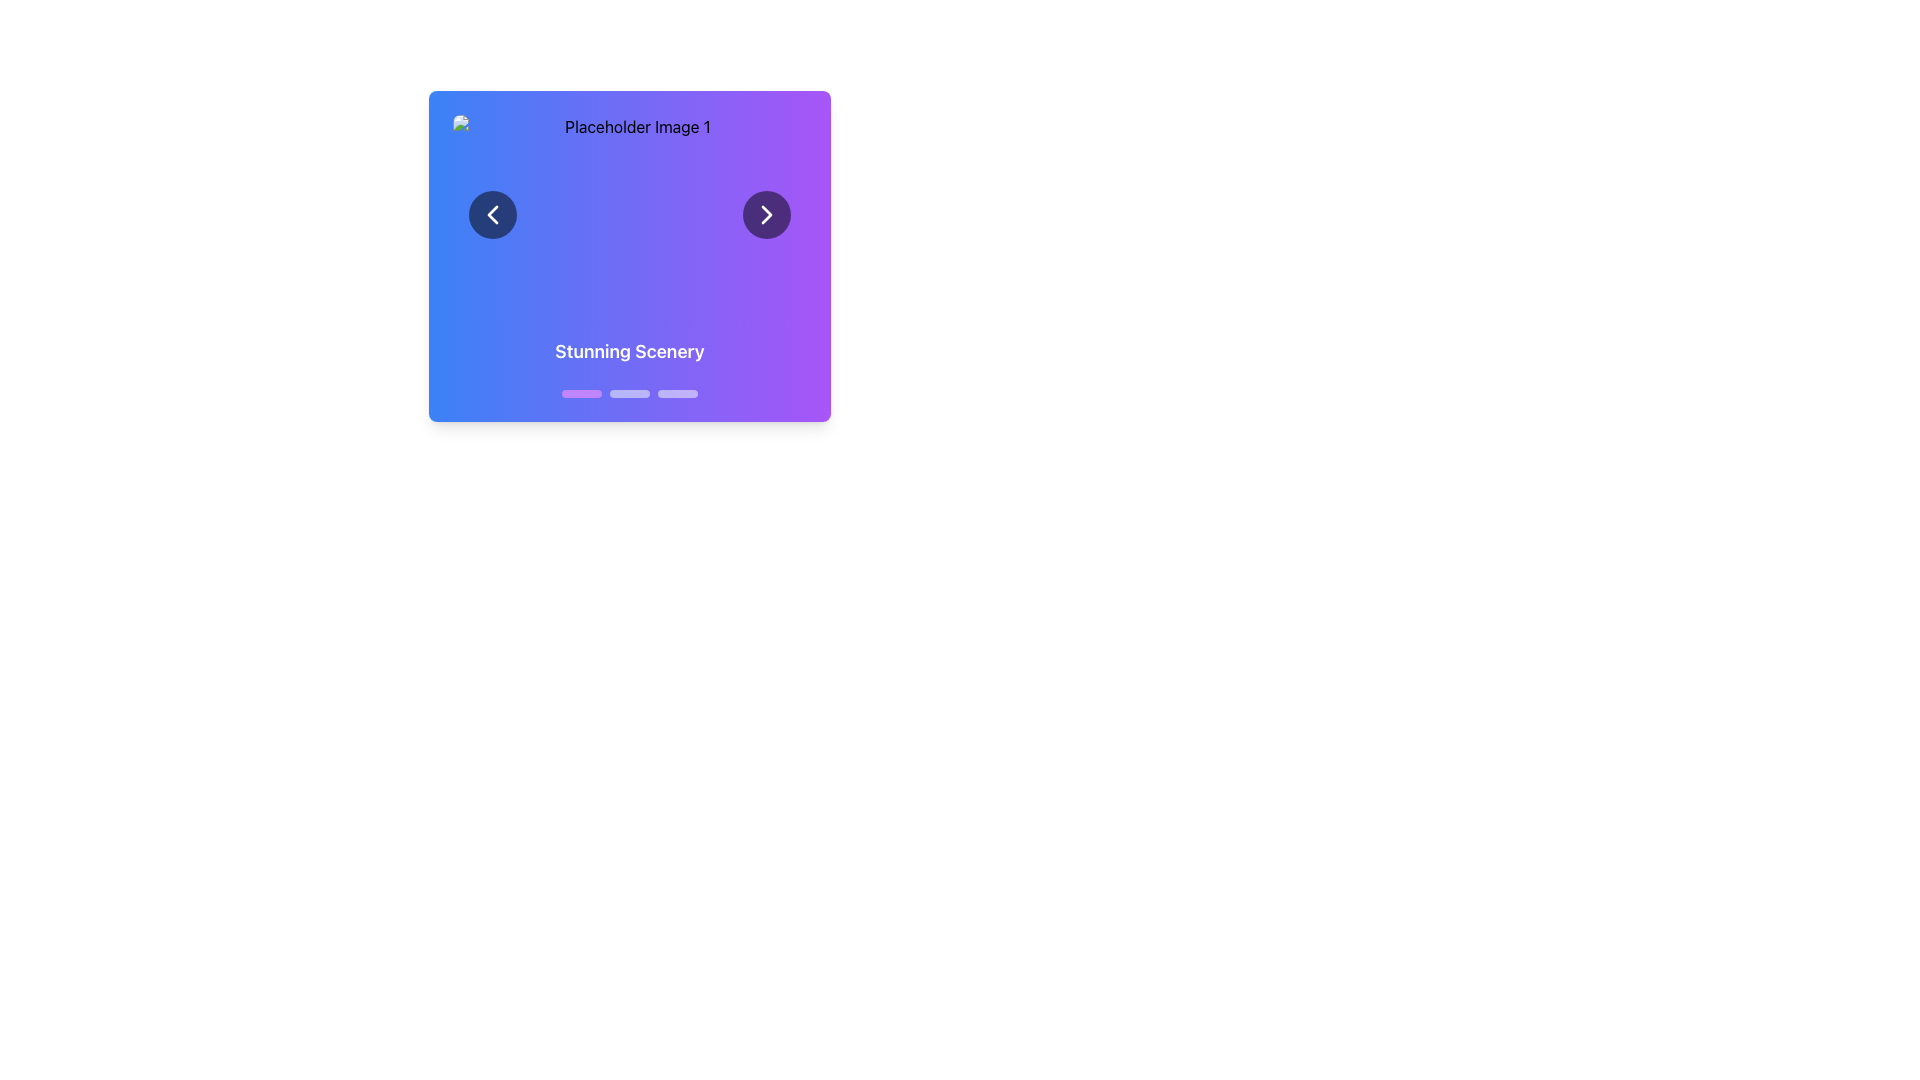 The height and width of the screenshot is (1080, 1920). Describe the element at coordinates (580, 393) in the screenshot. I see `the first purple progress bar indicator located below the 'Stunning Scenery' label for interactions` at that location.